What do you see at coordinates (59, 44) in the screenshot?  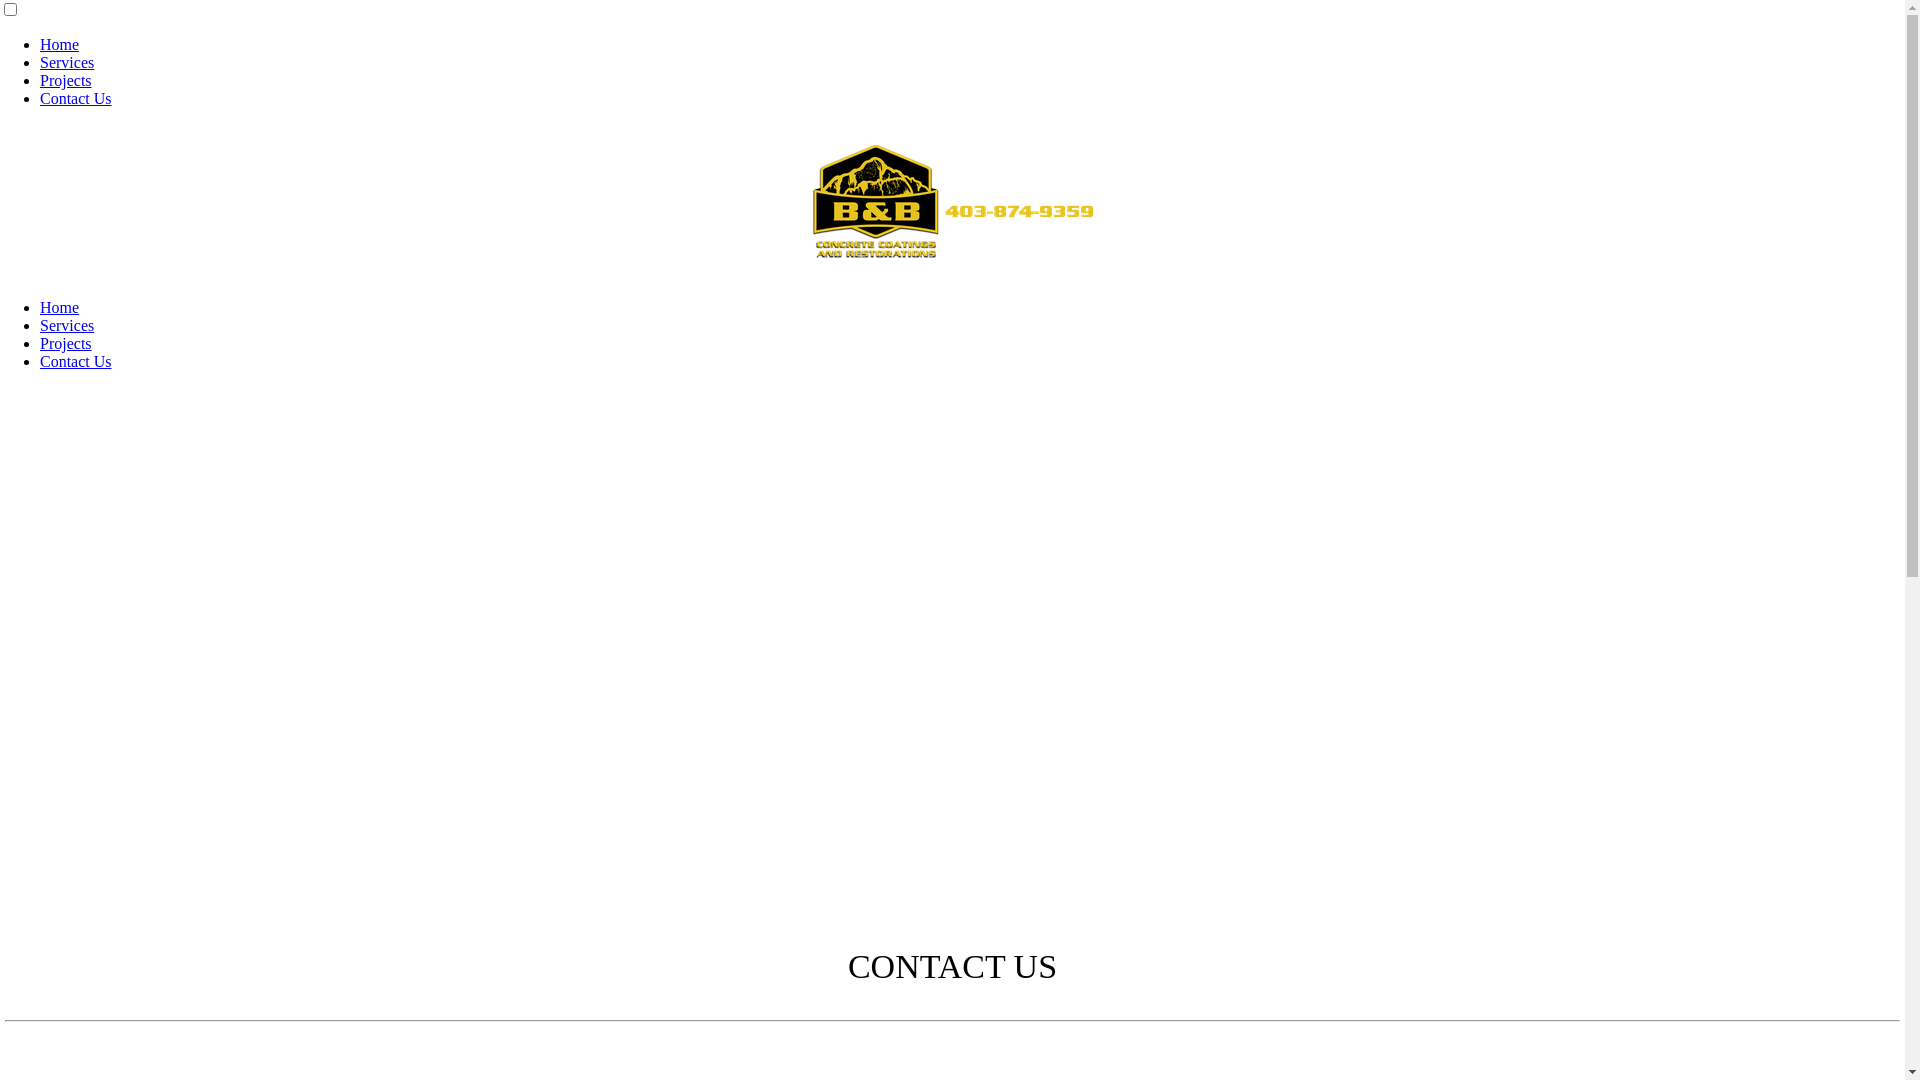 I see `'Home'` at bounding box center [59, 44].